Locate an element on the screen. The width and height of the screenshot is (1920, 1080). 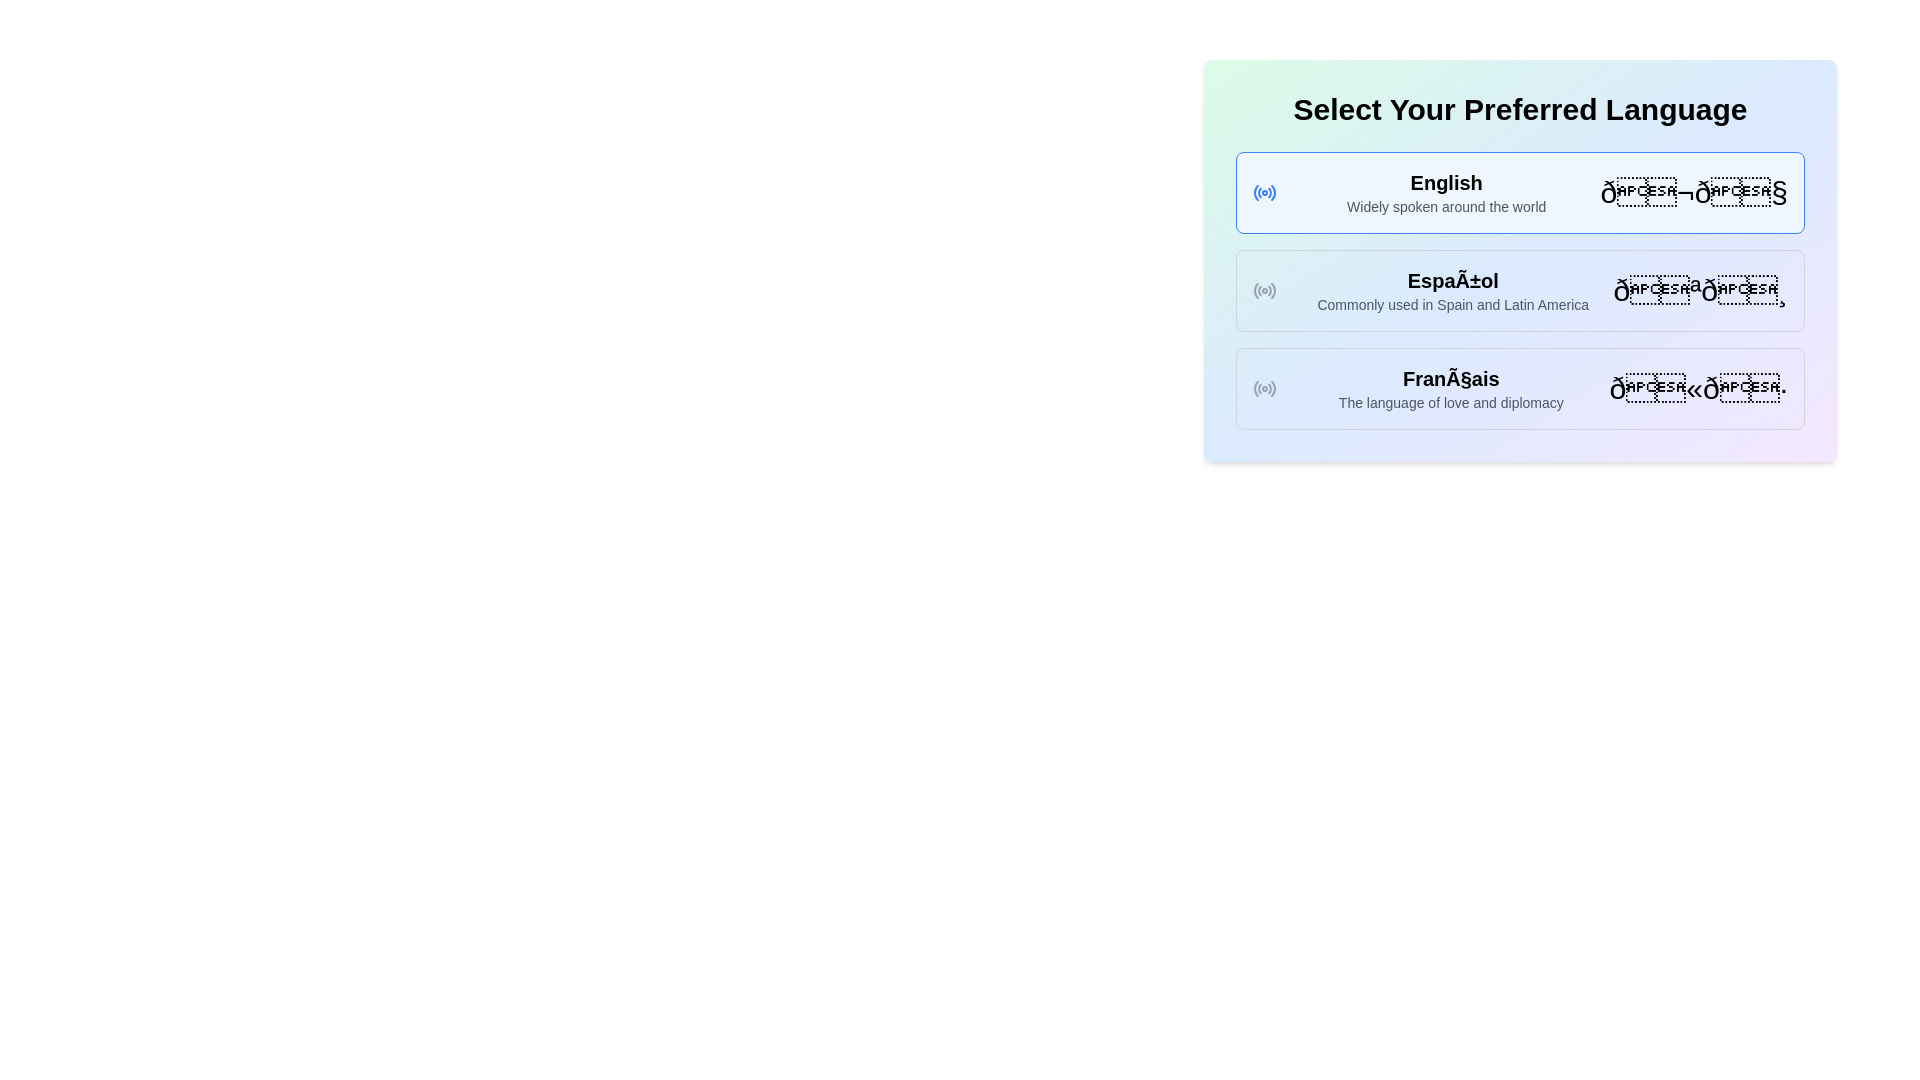
the 'Español' language option icon located at the leftmost side of the button in the language selection list is located at coordinates (1264, 290).